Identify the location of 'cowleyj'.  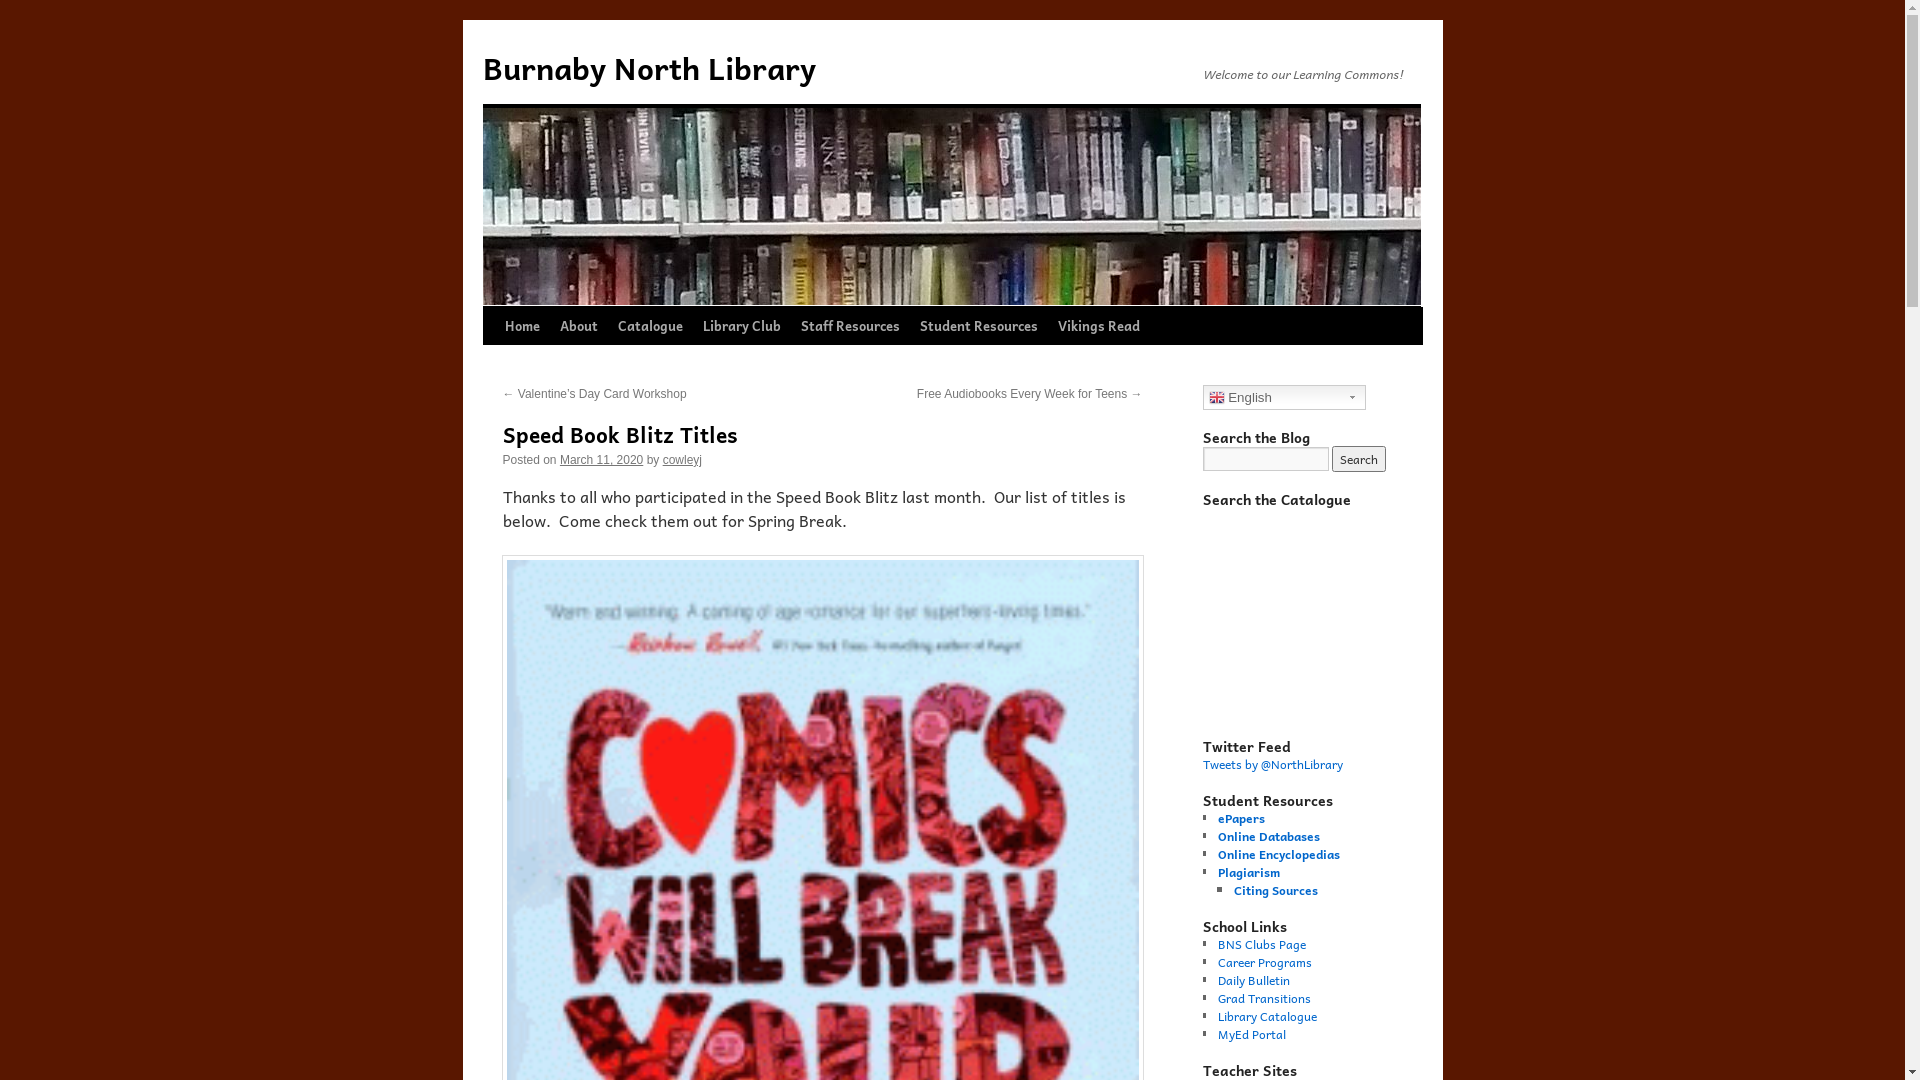
(682, 459).